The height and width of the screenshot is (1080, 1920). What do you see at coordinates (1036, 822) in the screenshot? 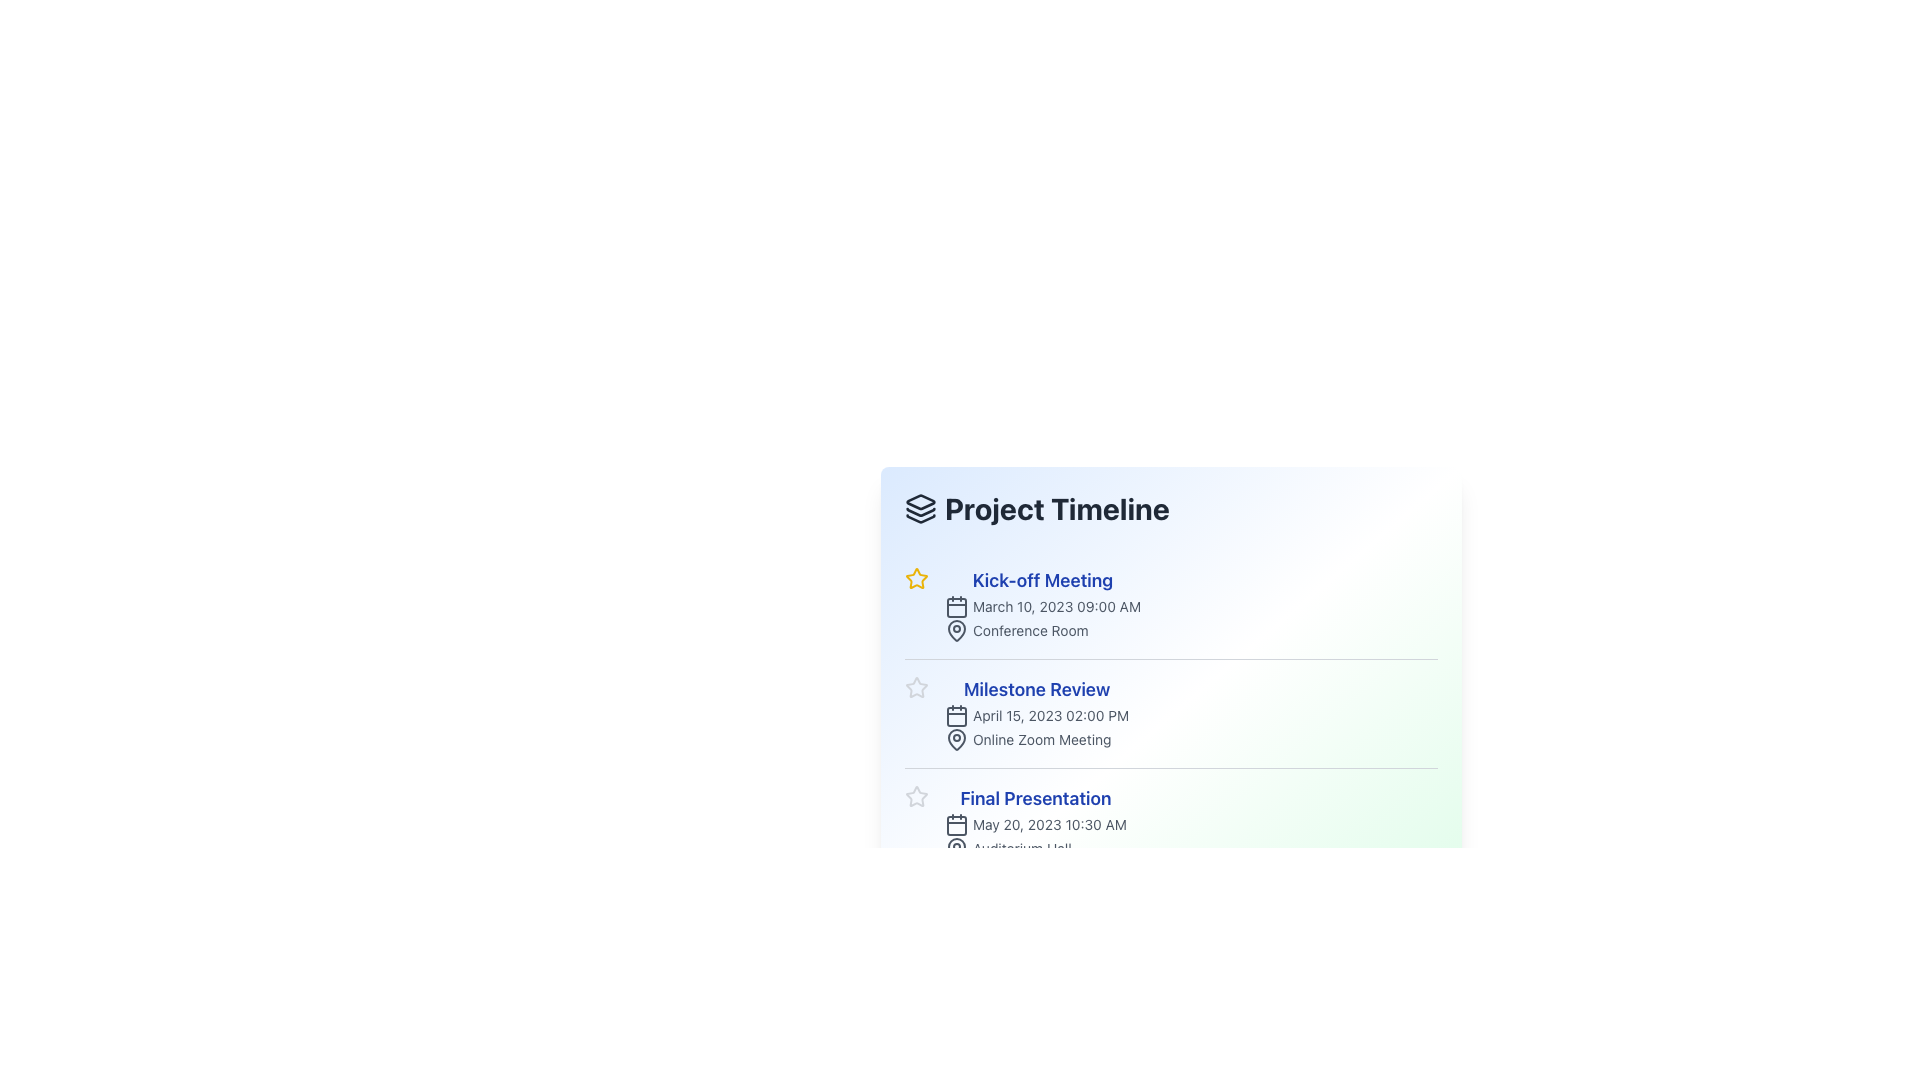
I see `the 'Final Presentation' event entry in the 'Project Timeline' section to interact with it` at bounding box center [1036, 822].